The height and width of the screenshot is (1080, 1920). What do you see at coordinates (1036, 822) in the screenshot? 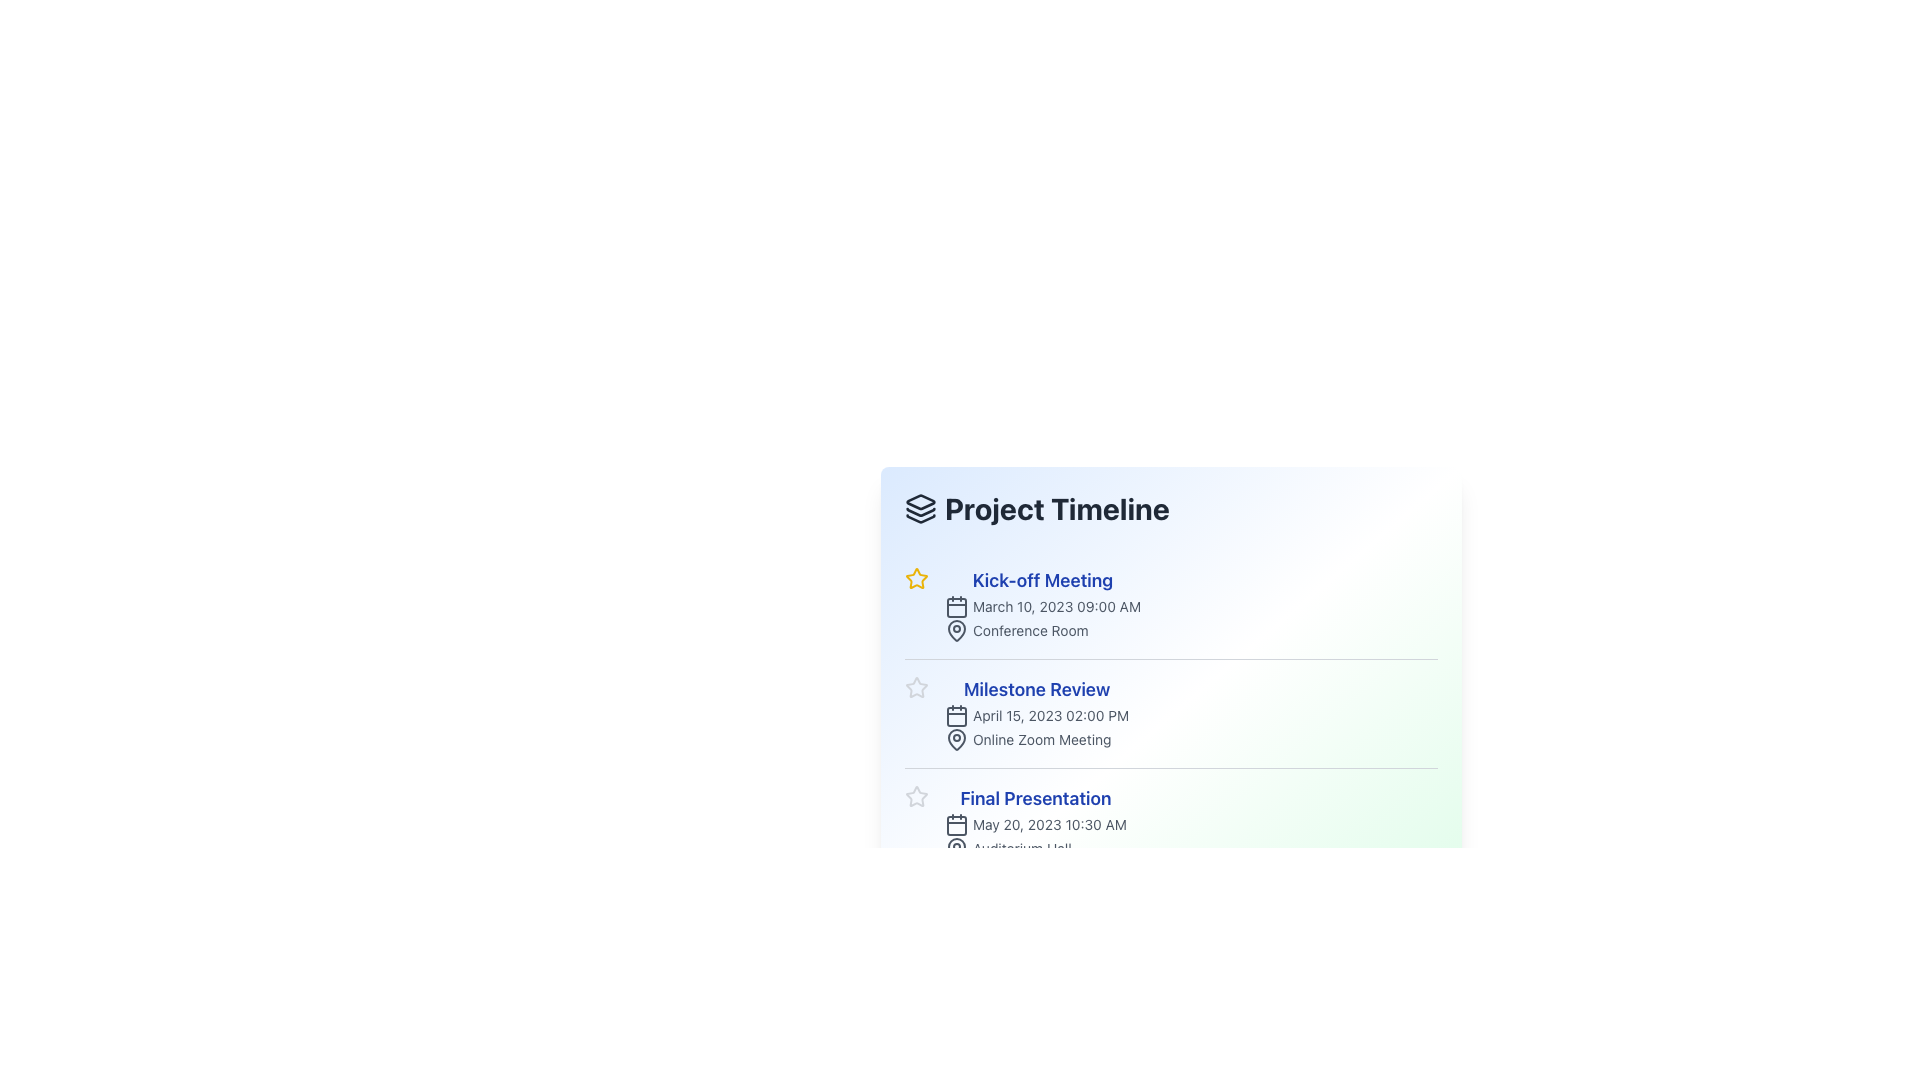
I see `the 'Final Presentation' event entry in the 'Project Timeline' section to interact with it` at bounding box center [1036, 822].